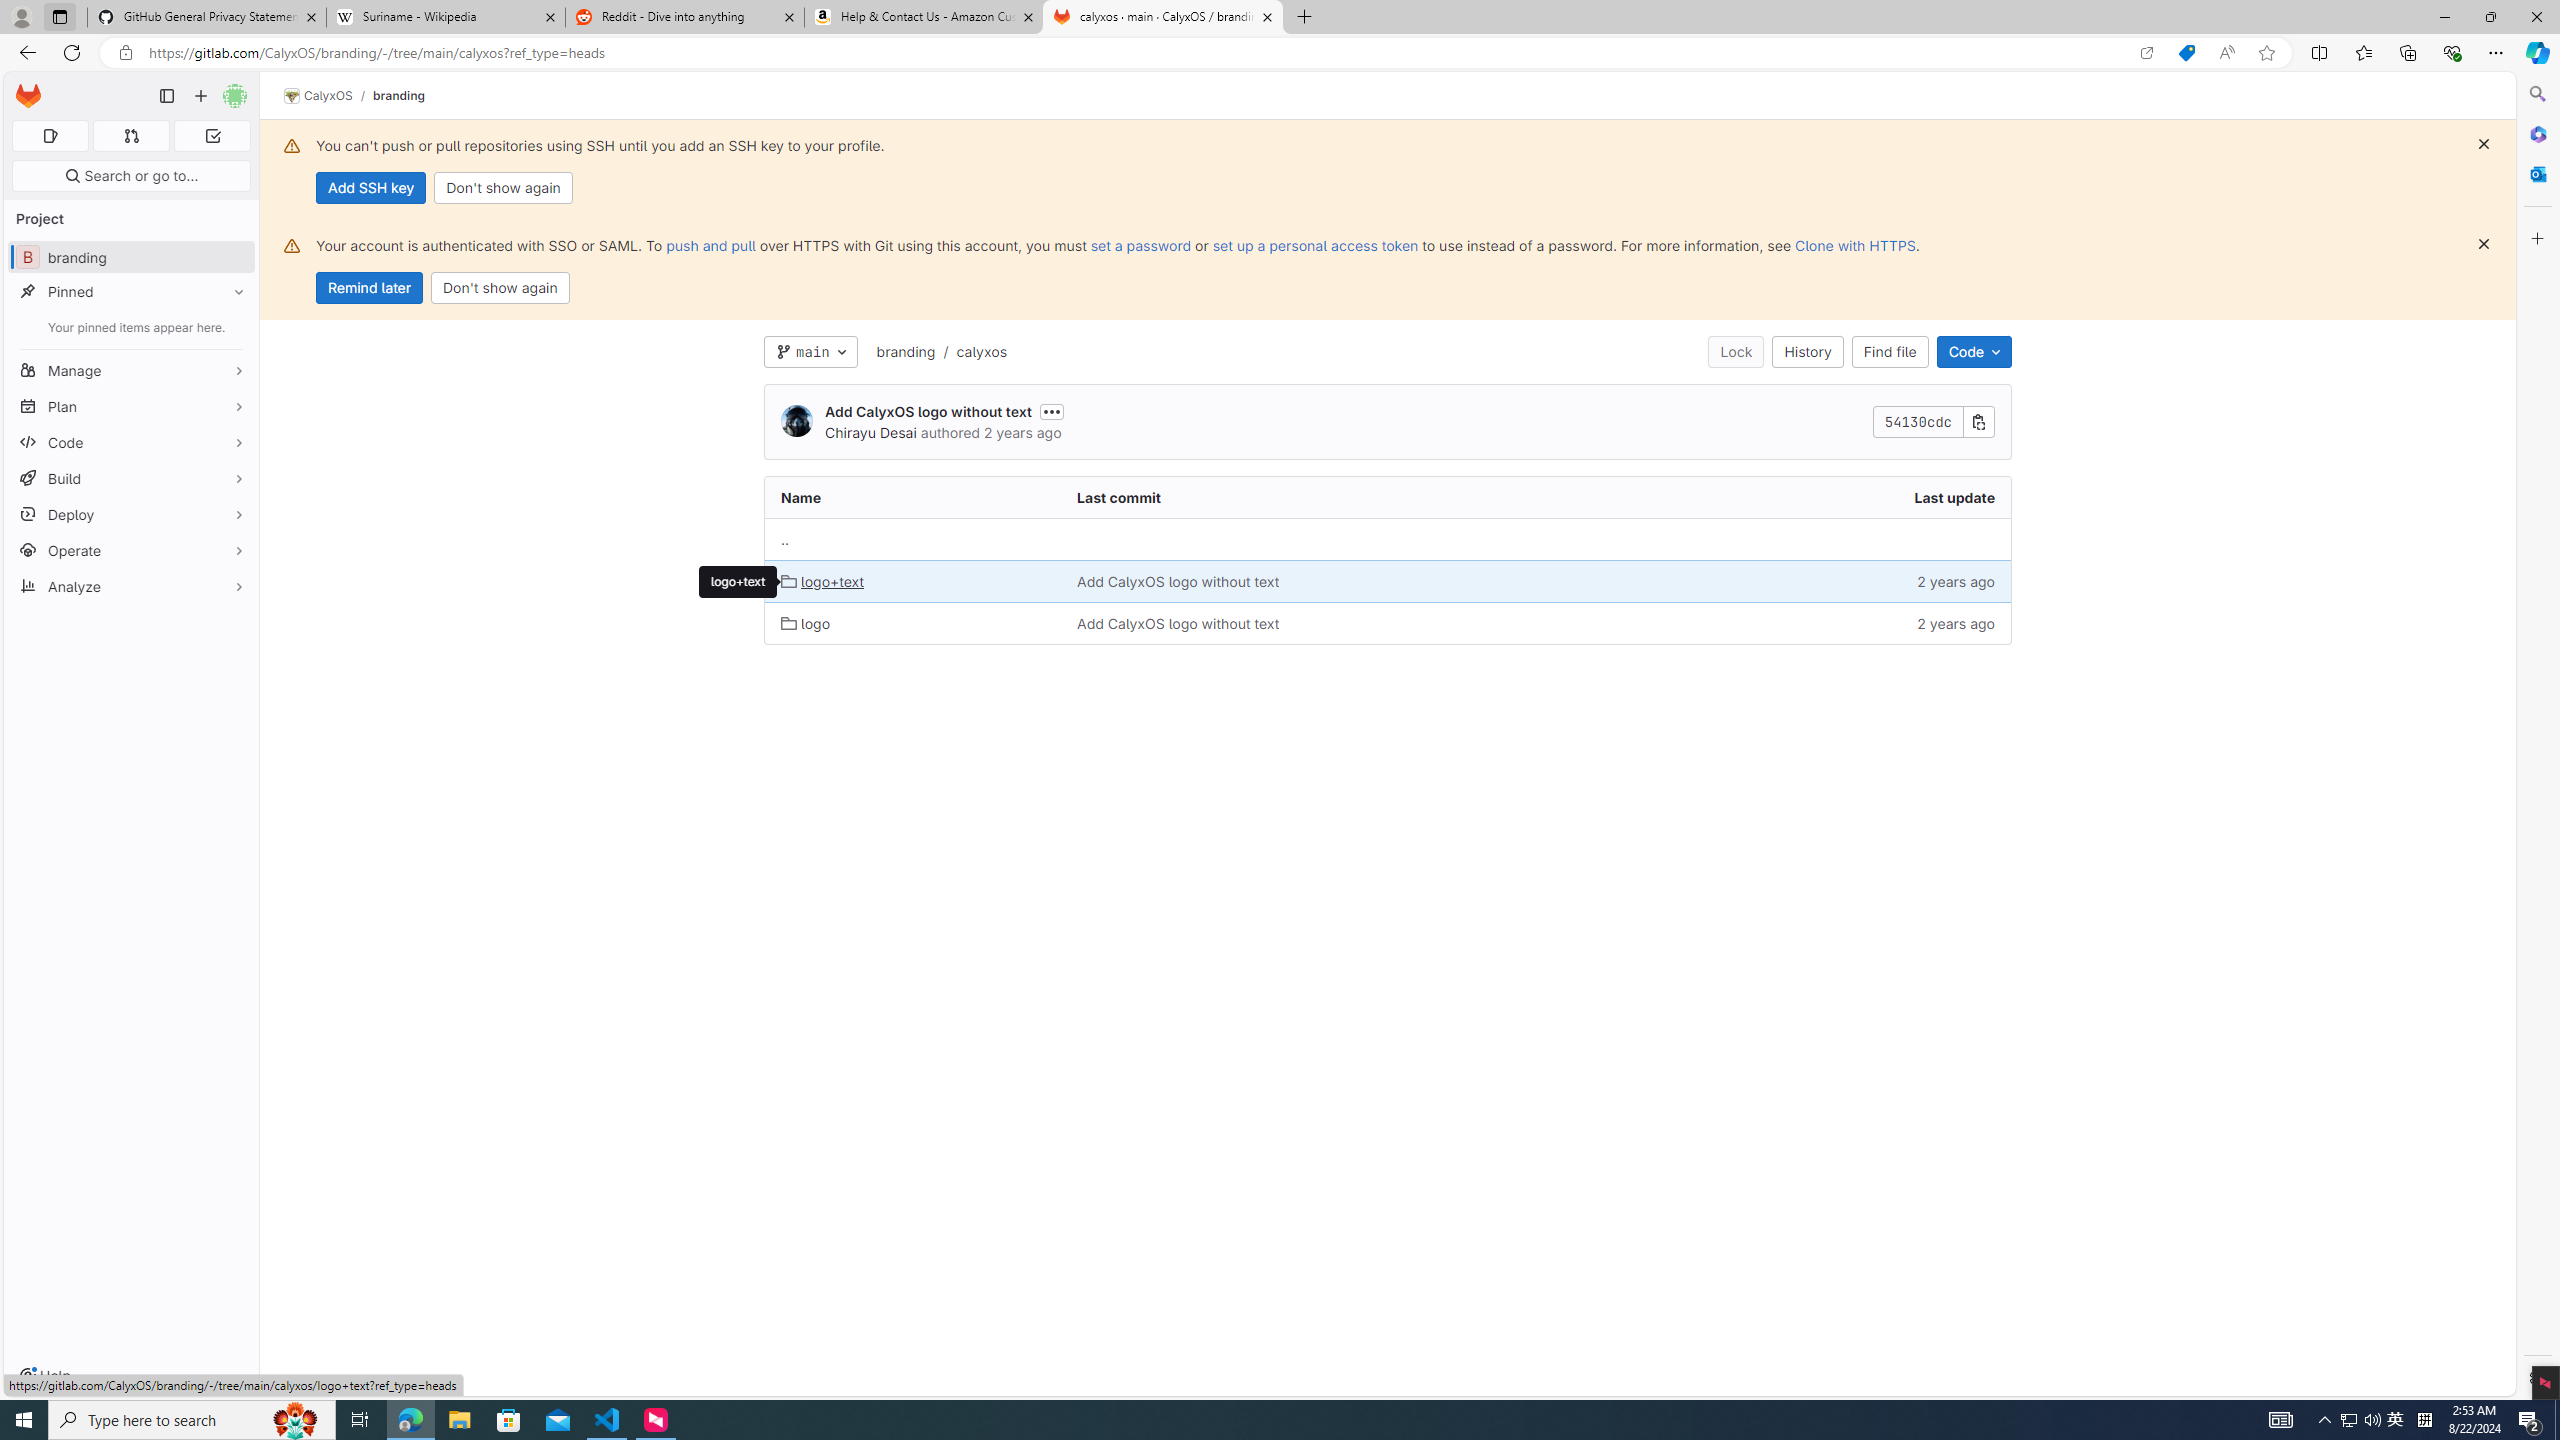 This screenshot has width=2560, height=1440. Describe the element at coordinates (1890, 352) in the screenshot. I see `'Find file'` at that location.